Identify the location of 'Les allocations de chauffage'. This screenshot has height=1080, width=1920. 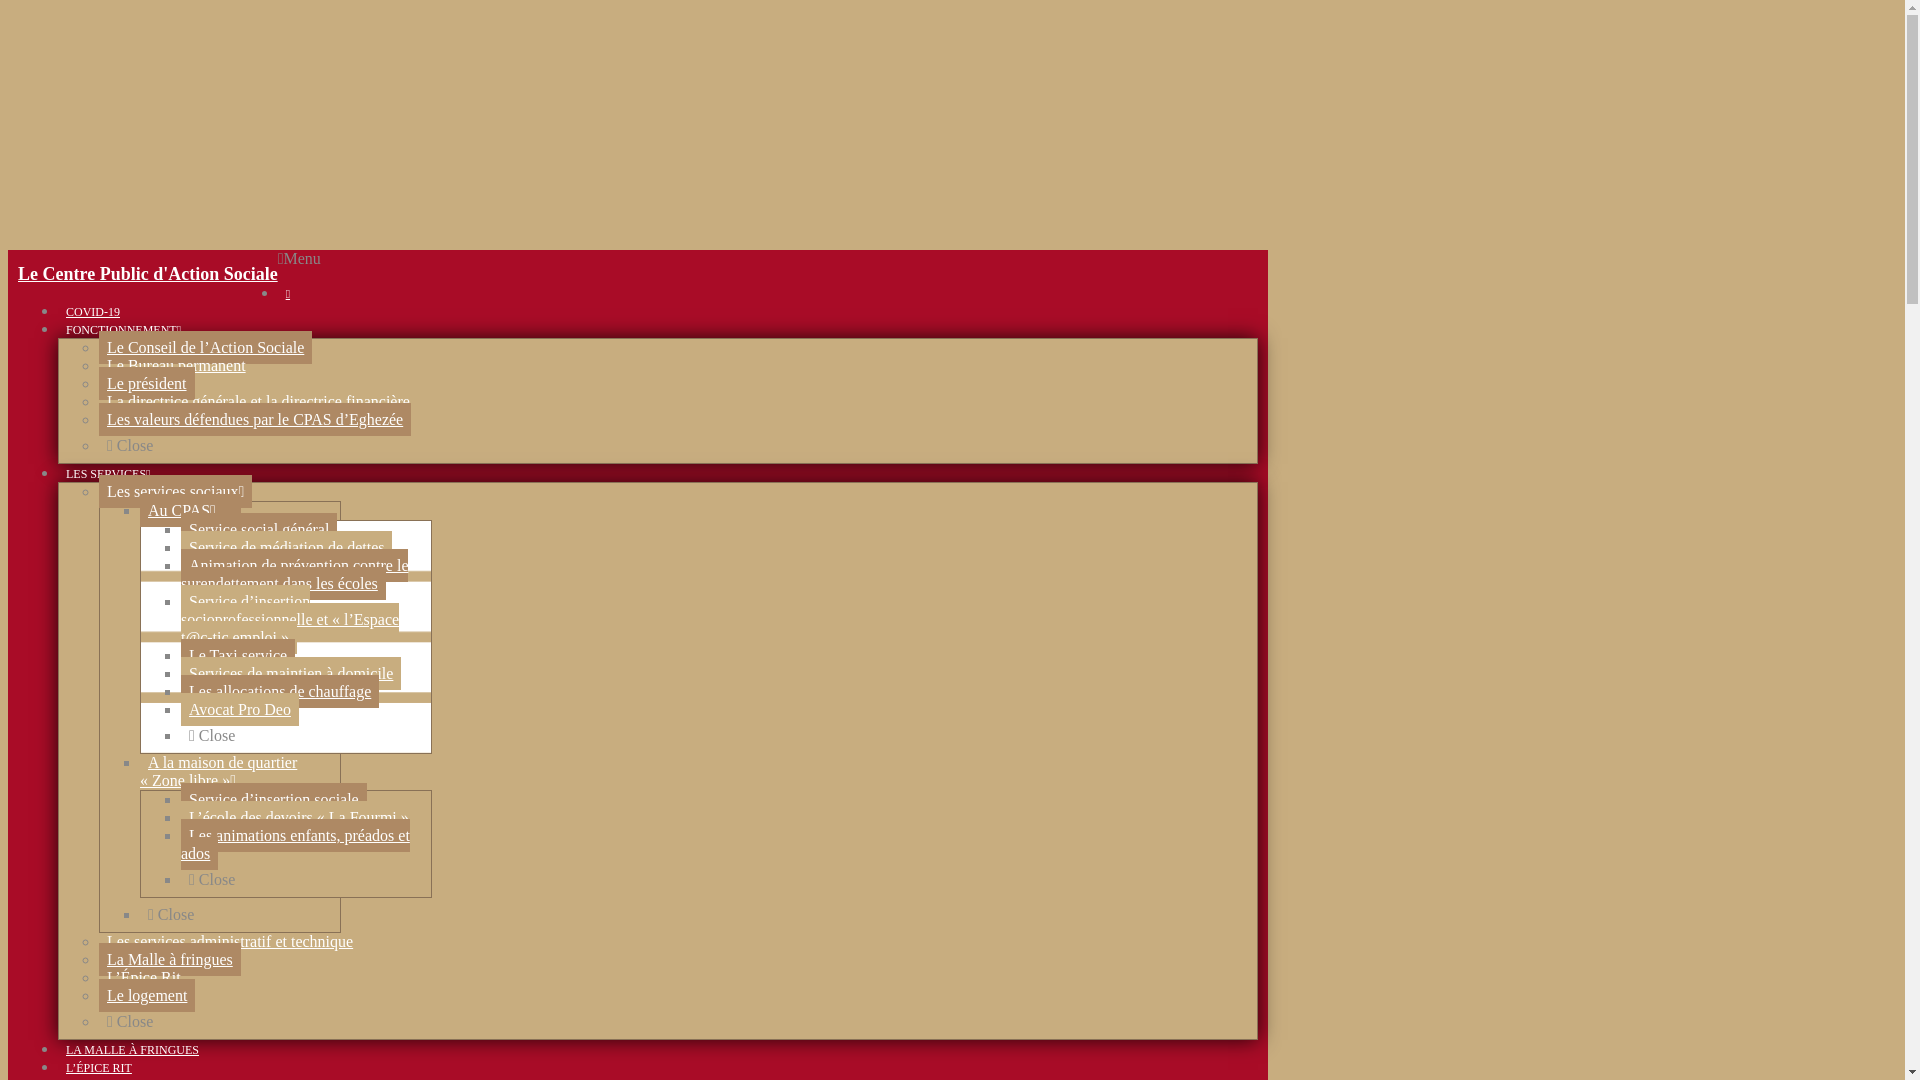
(278, 690).